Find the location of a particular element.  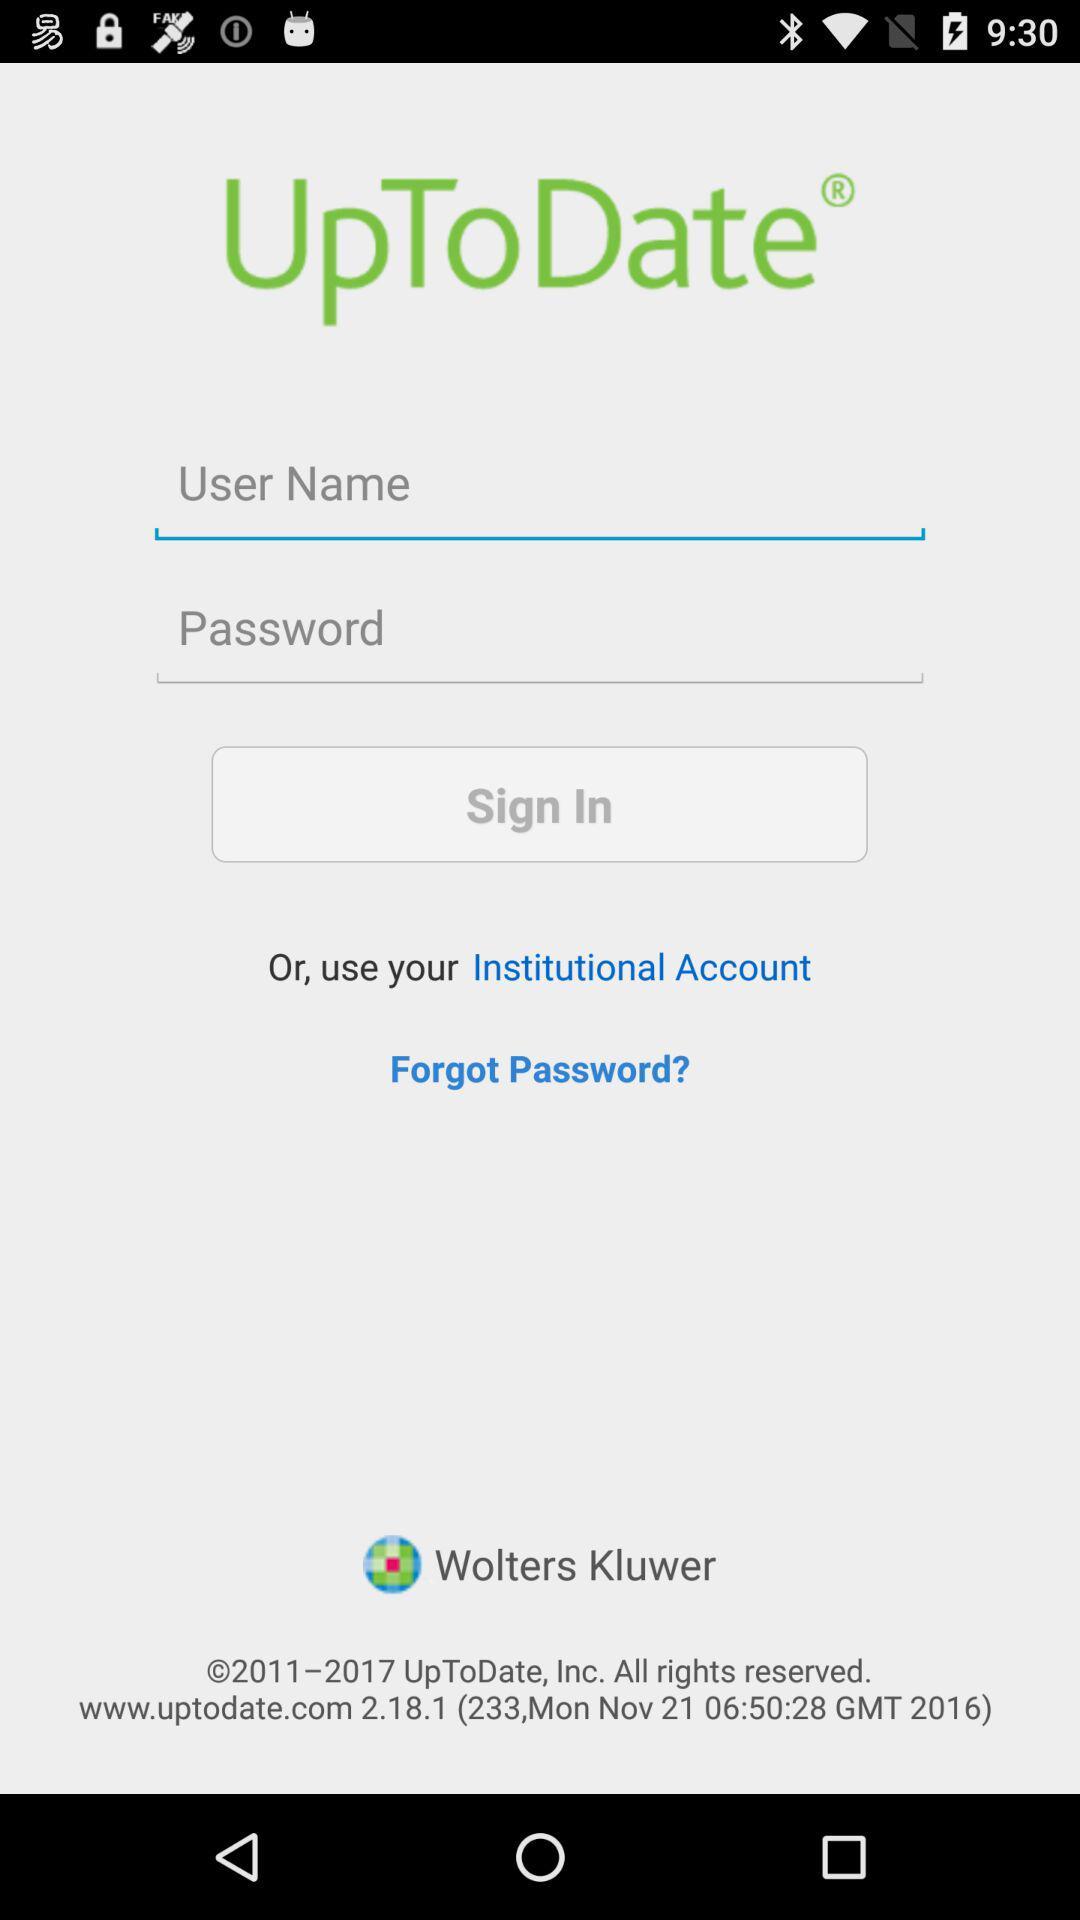

the item below or, use your icon is located at coordinates (540, 1067).